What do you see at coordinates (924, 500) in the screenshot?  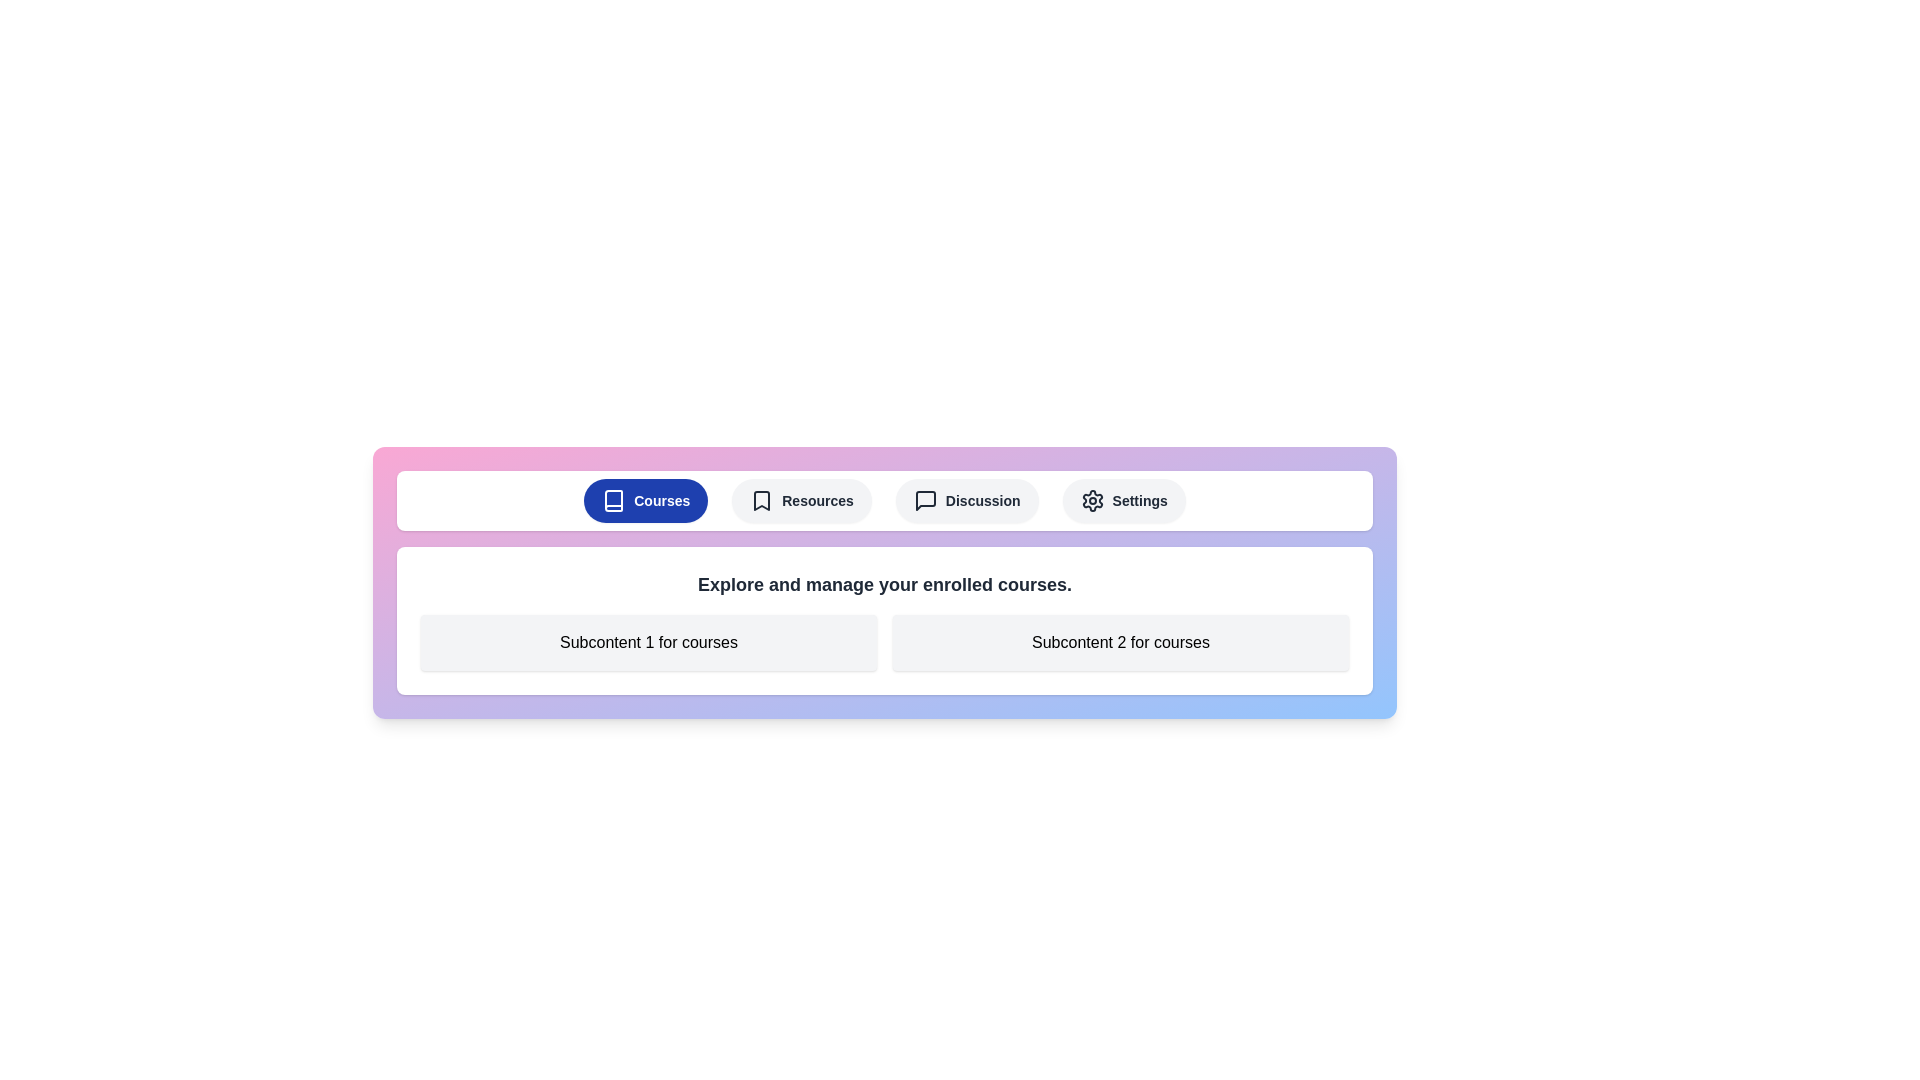 I see `the 'Discussion' button in the navigation bar` at bounding box center [924, 500].